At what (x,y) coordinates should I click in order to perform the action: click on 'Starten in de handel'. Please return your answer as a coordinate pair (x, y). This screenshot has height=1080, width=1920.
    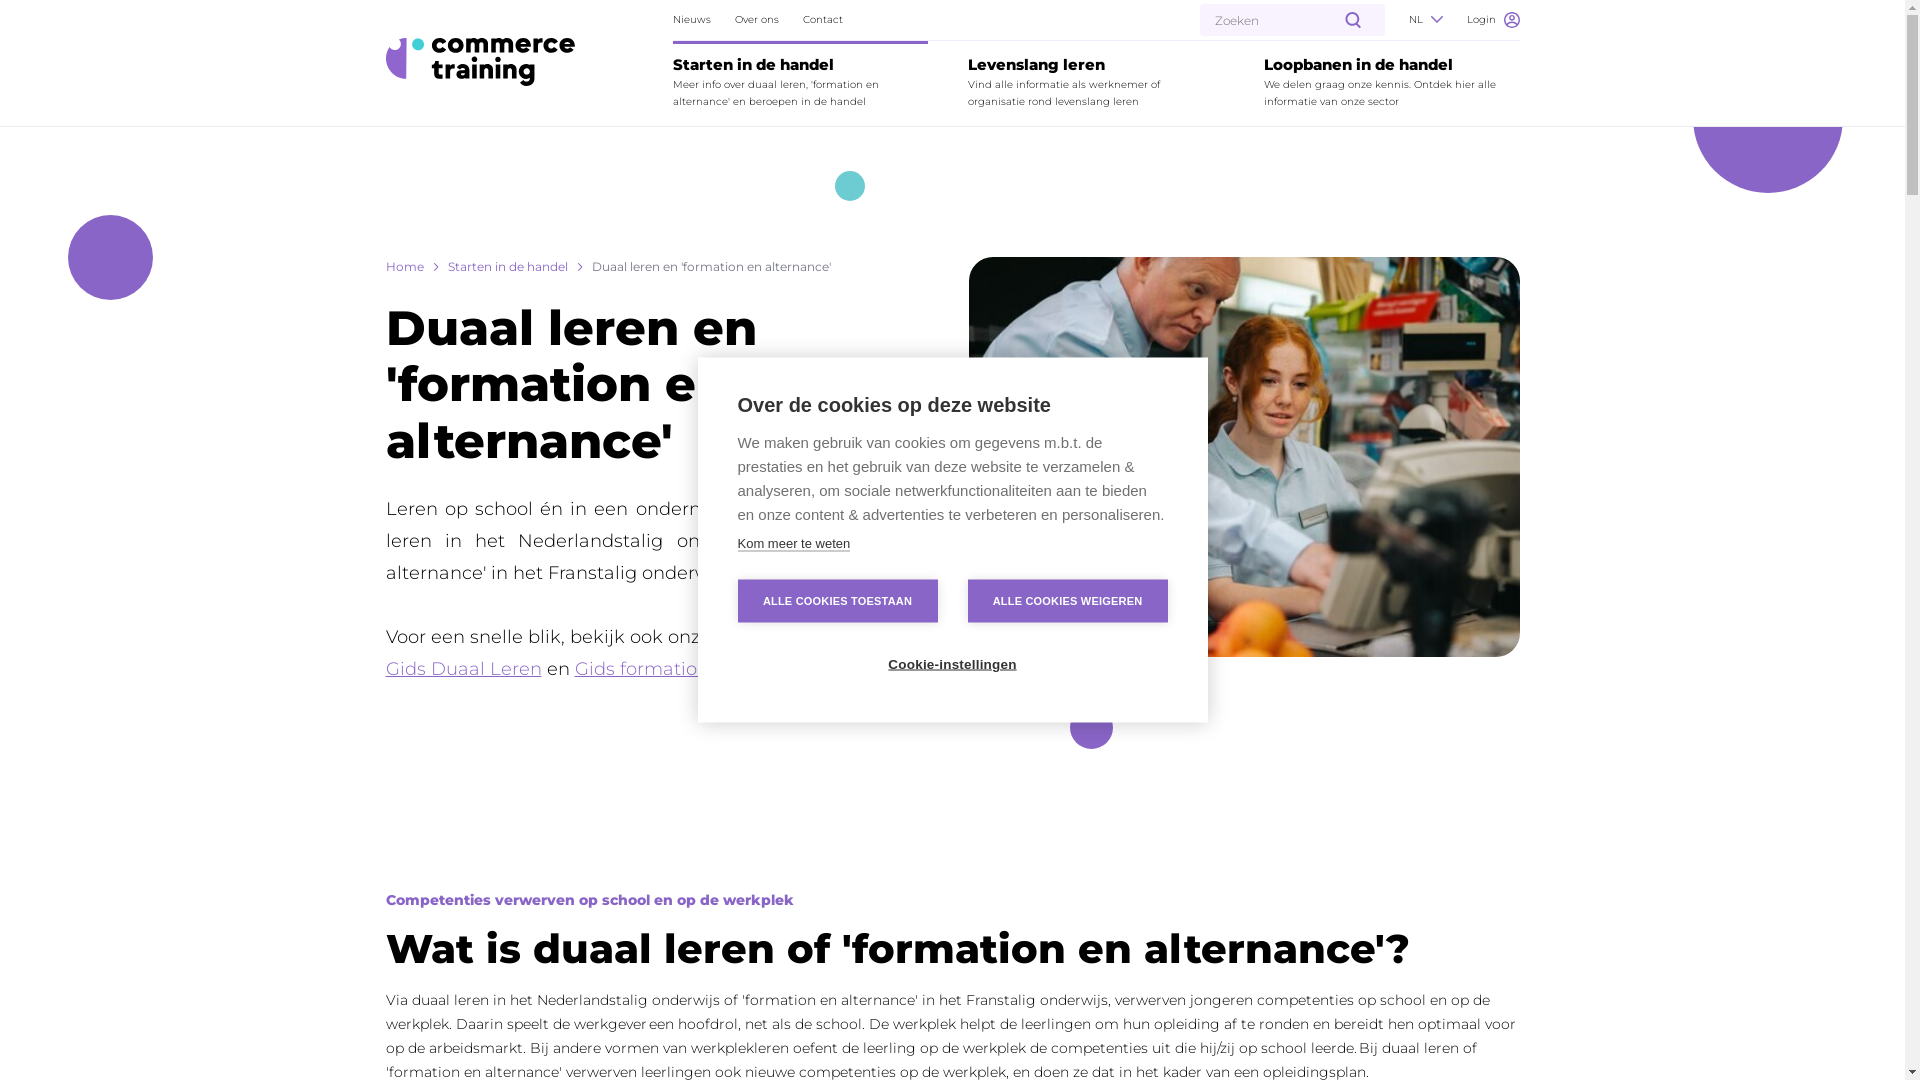
    Looking at the image, I should click on (508, 265).